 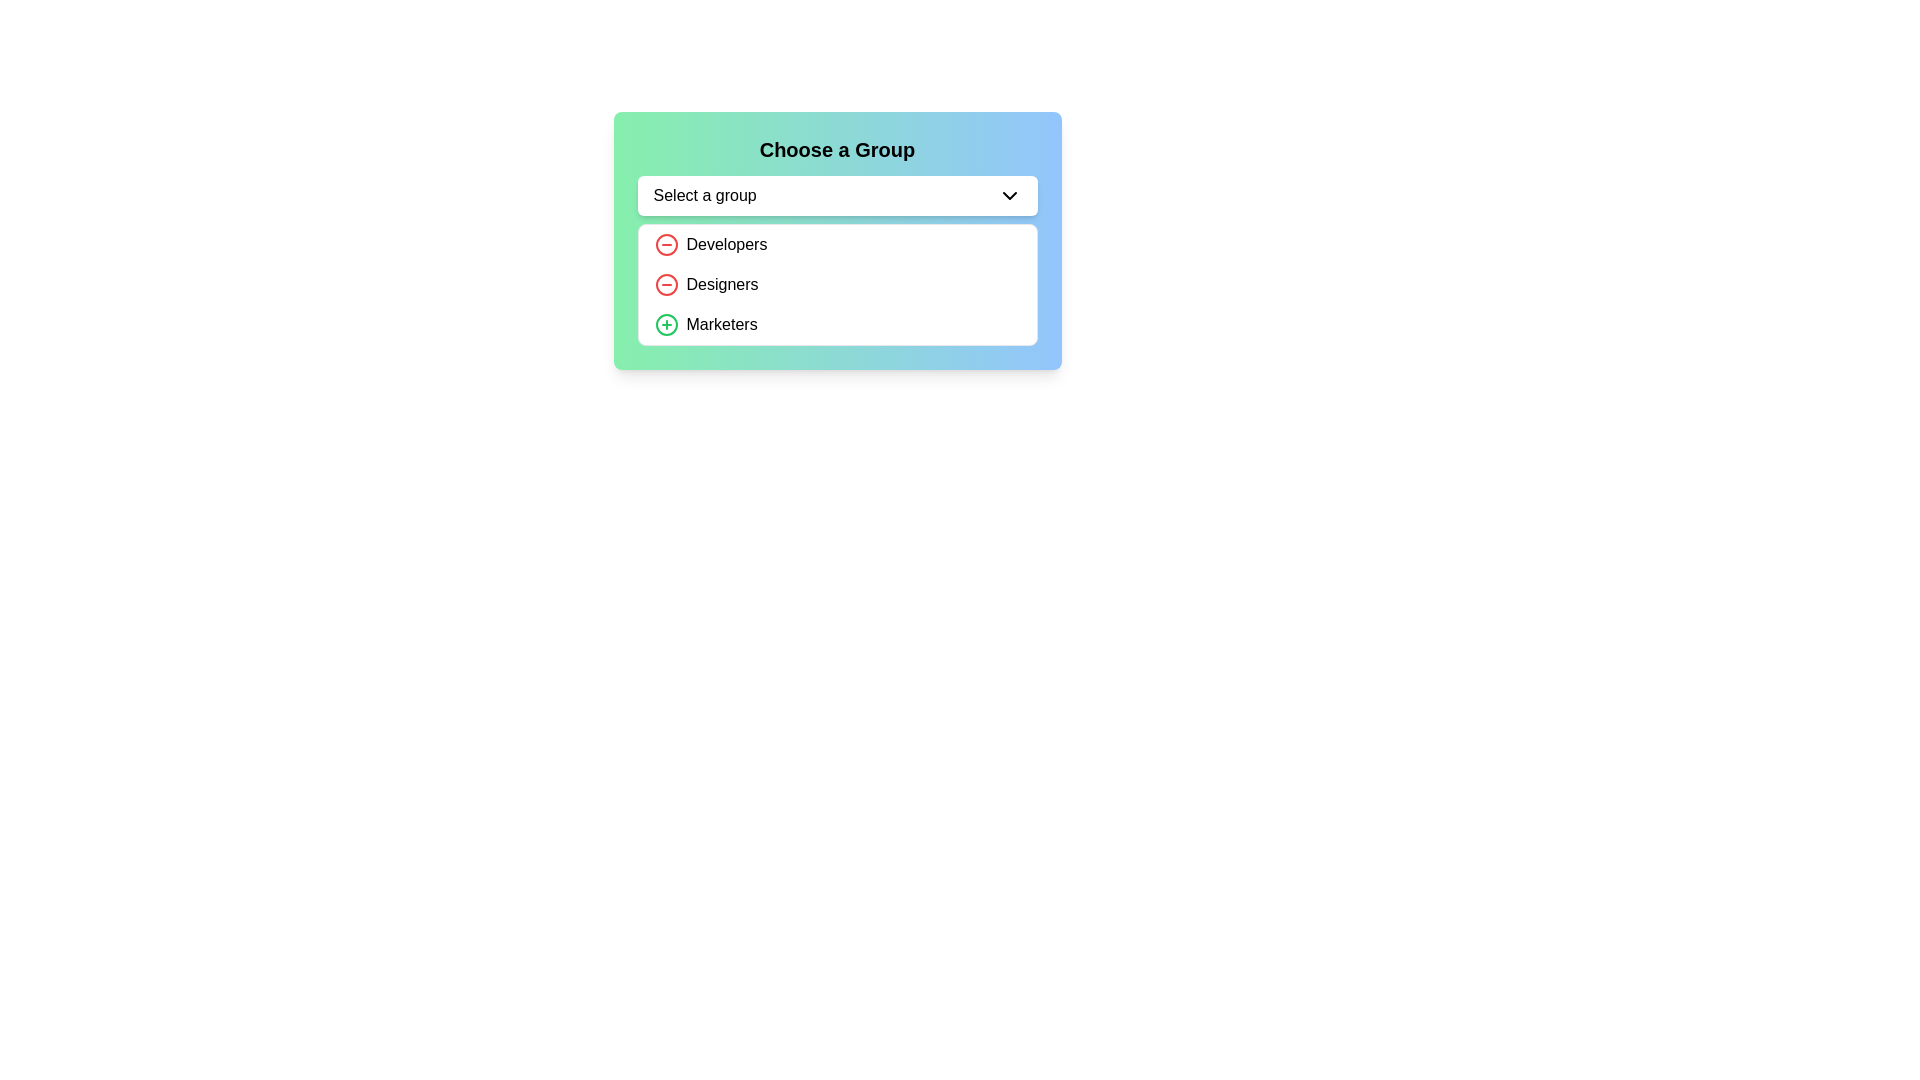 What do you see at coordinates (1009, 196) in the screenshot?
I see `the SVG icon located to the right of the 'Select a group' label` at bounding box center [1009, 196].